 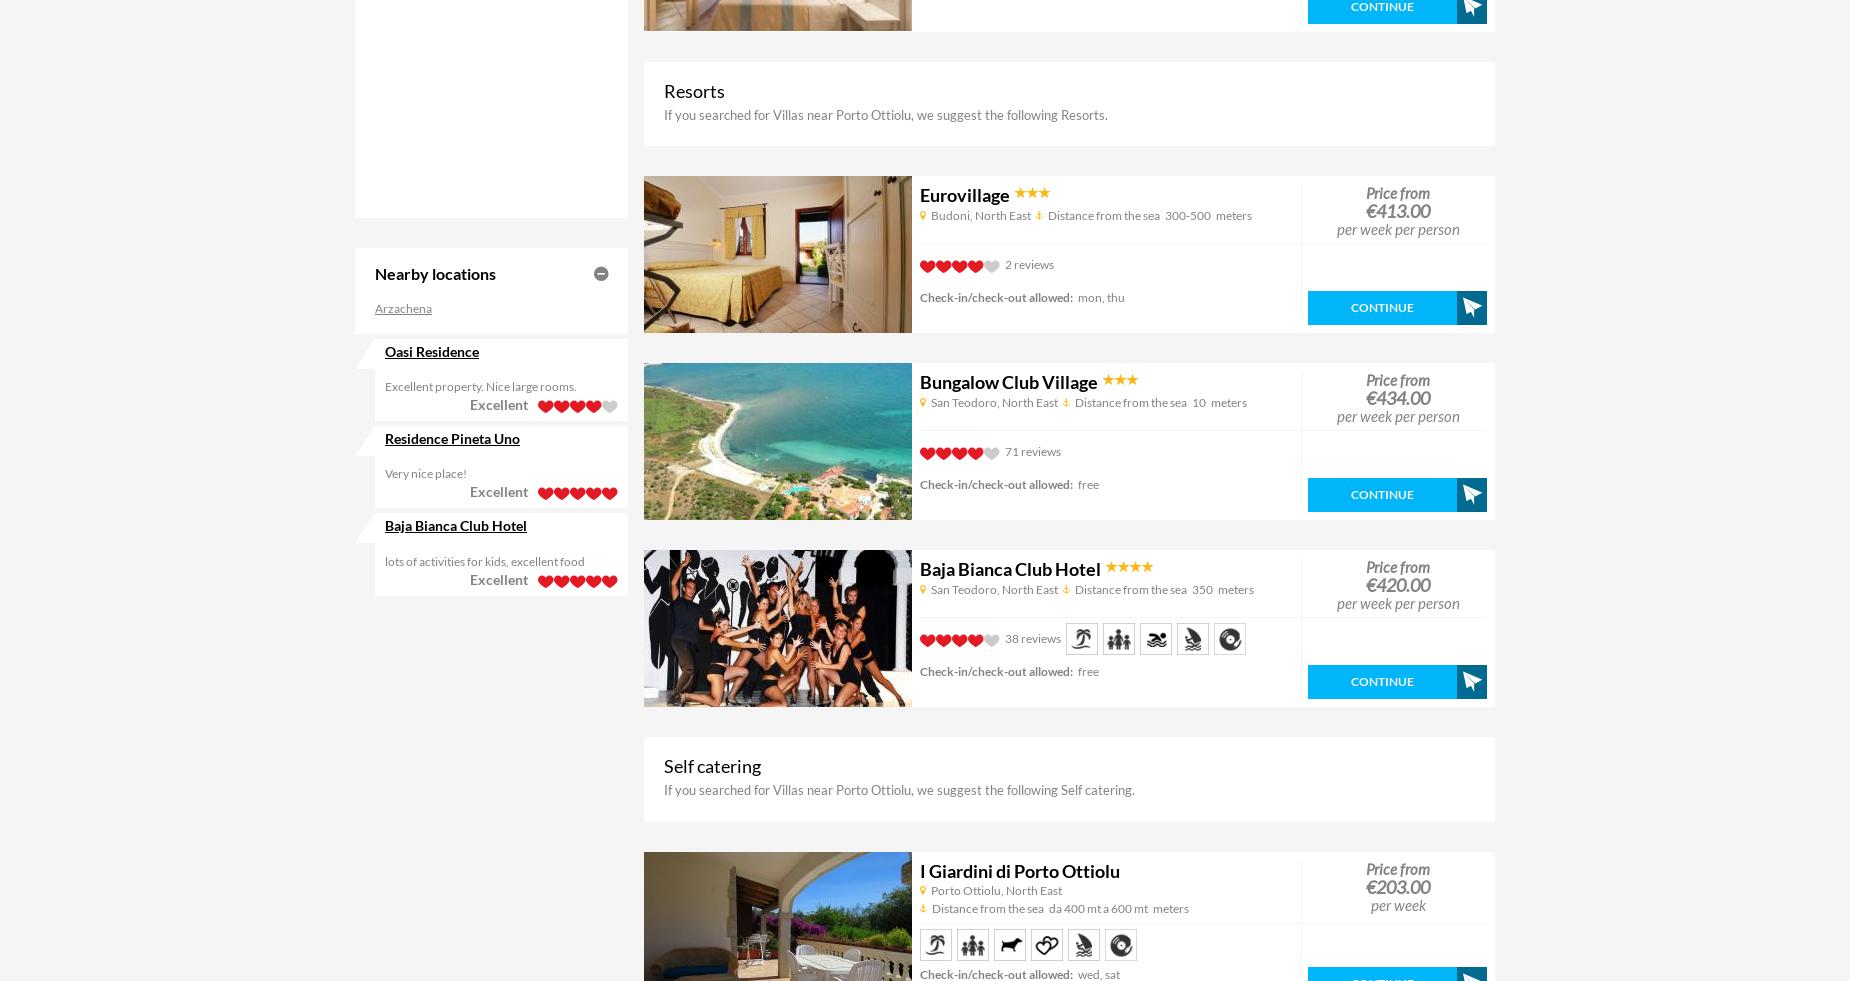 What do you see at coordinates (1197, 400) in the screenshot?
I see `'10'` at bounding box center [1197, 400].